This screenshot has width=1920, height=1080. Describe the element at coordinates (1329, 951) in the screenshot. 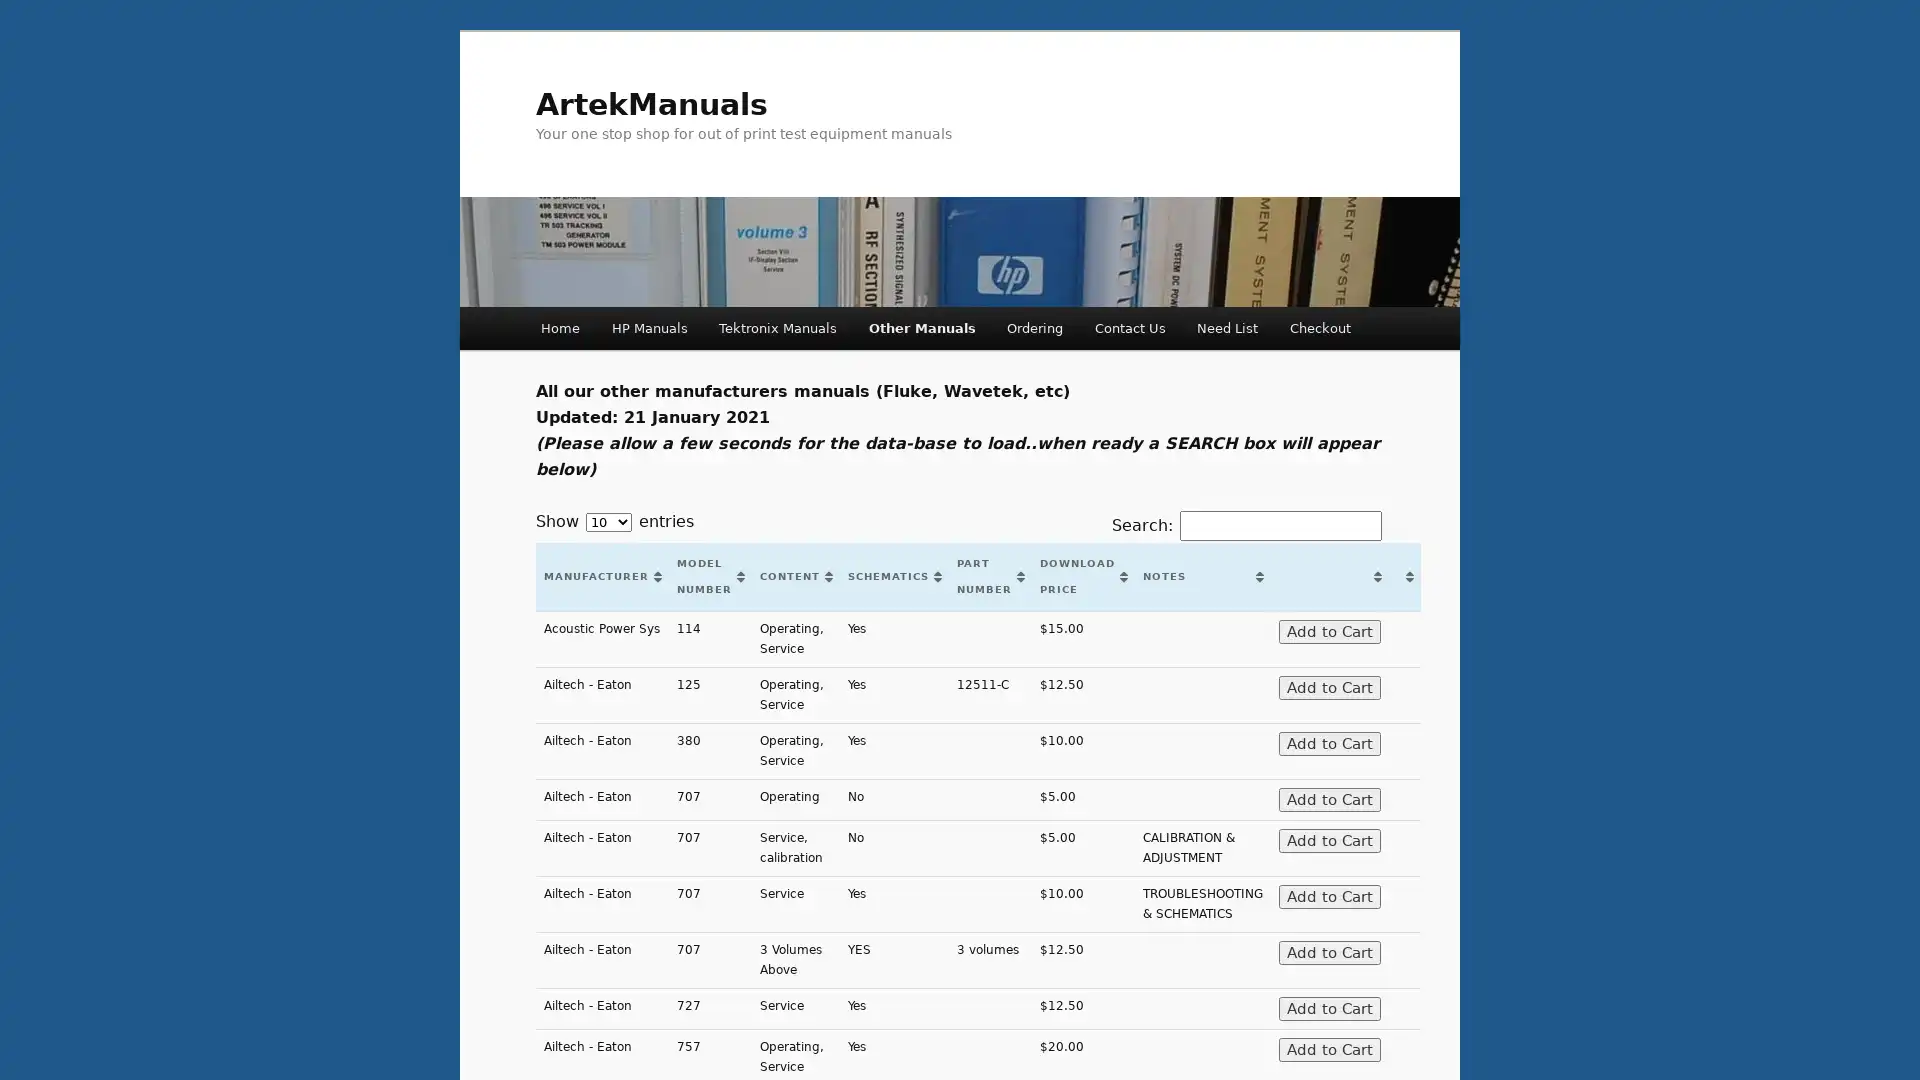

I see `Add to Cart` at that location.